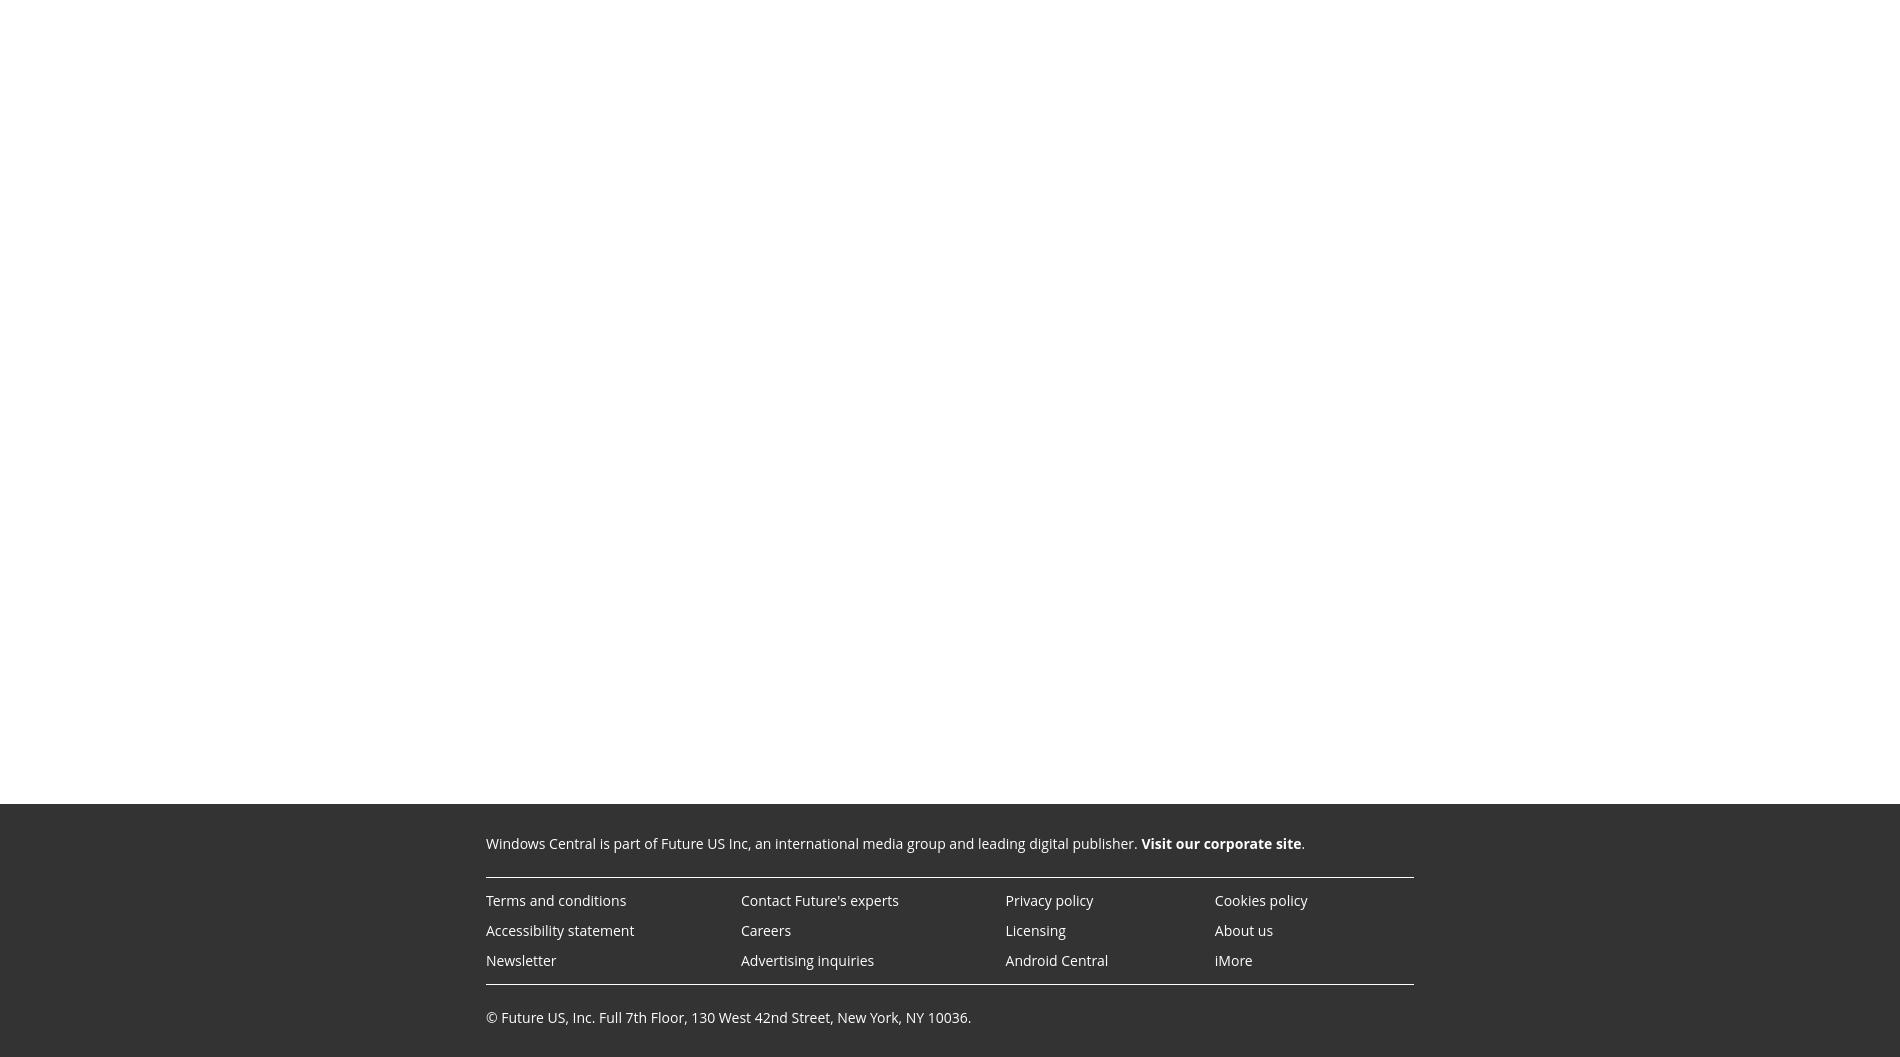 This screenshot has height=1057, width=1900. What do you see at coordinates (1212, 960) in the screenshot?
I see `'iMore'` at bounding box center [1212, 960].